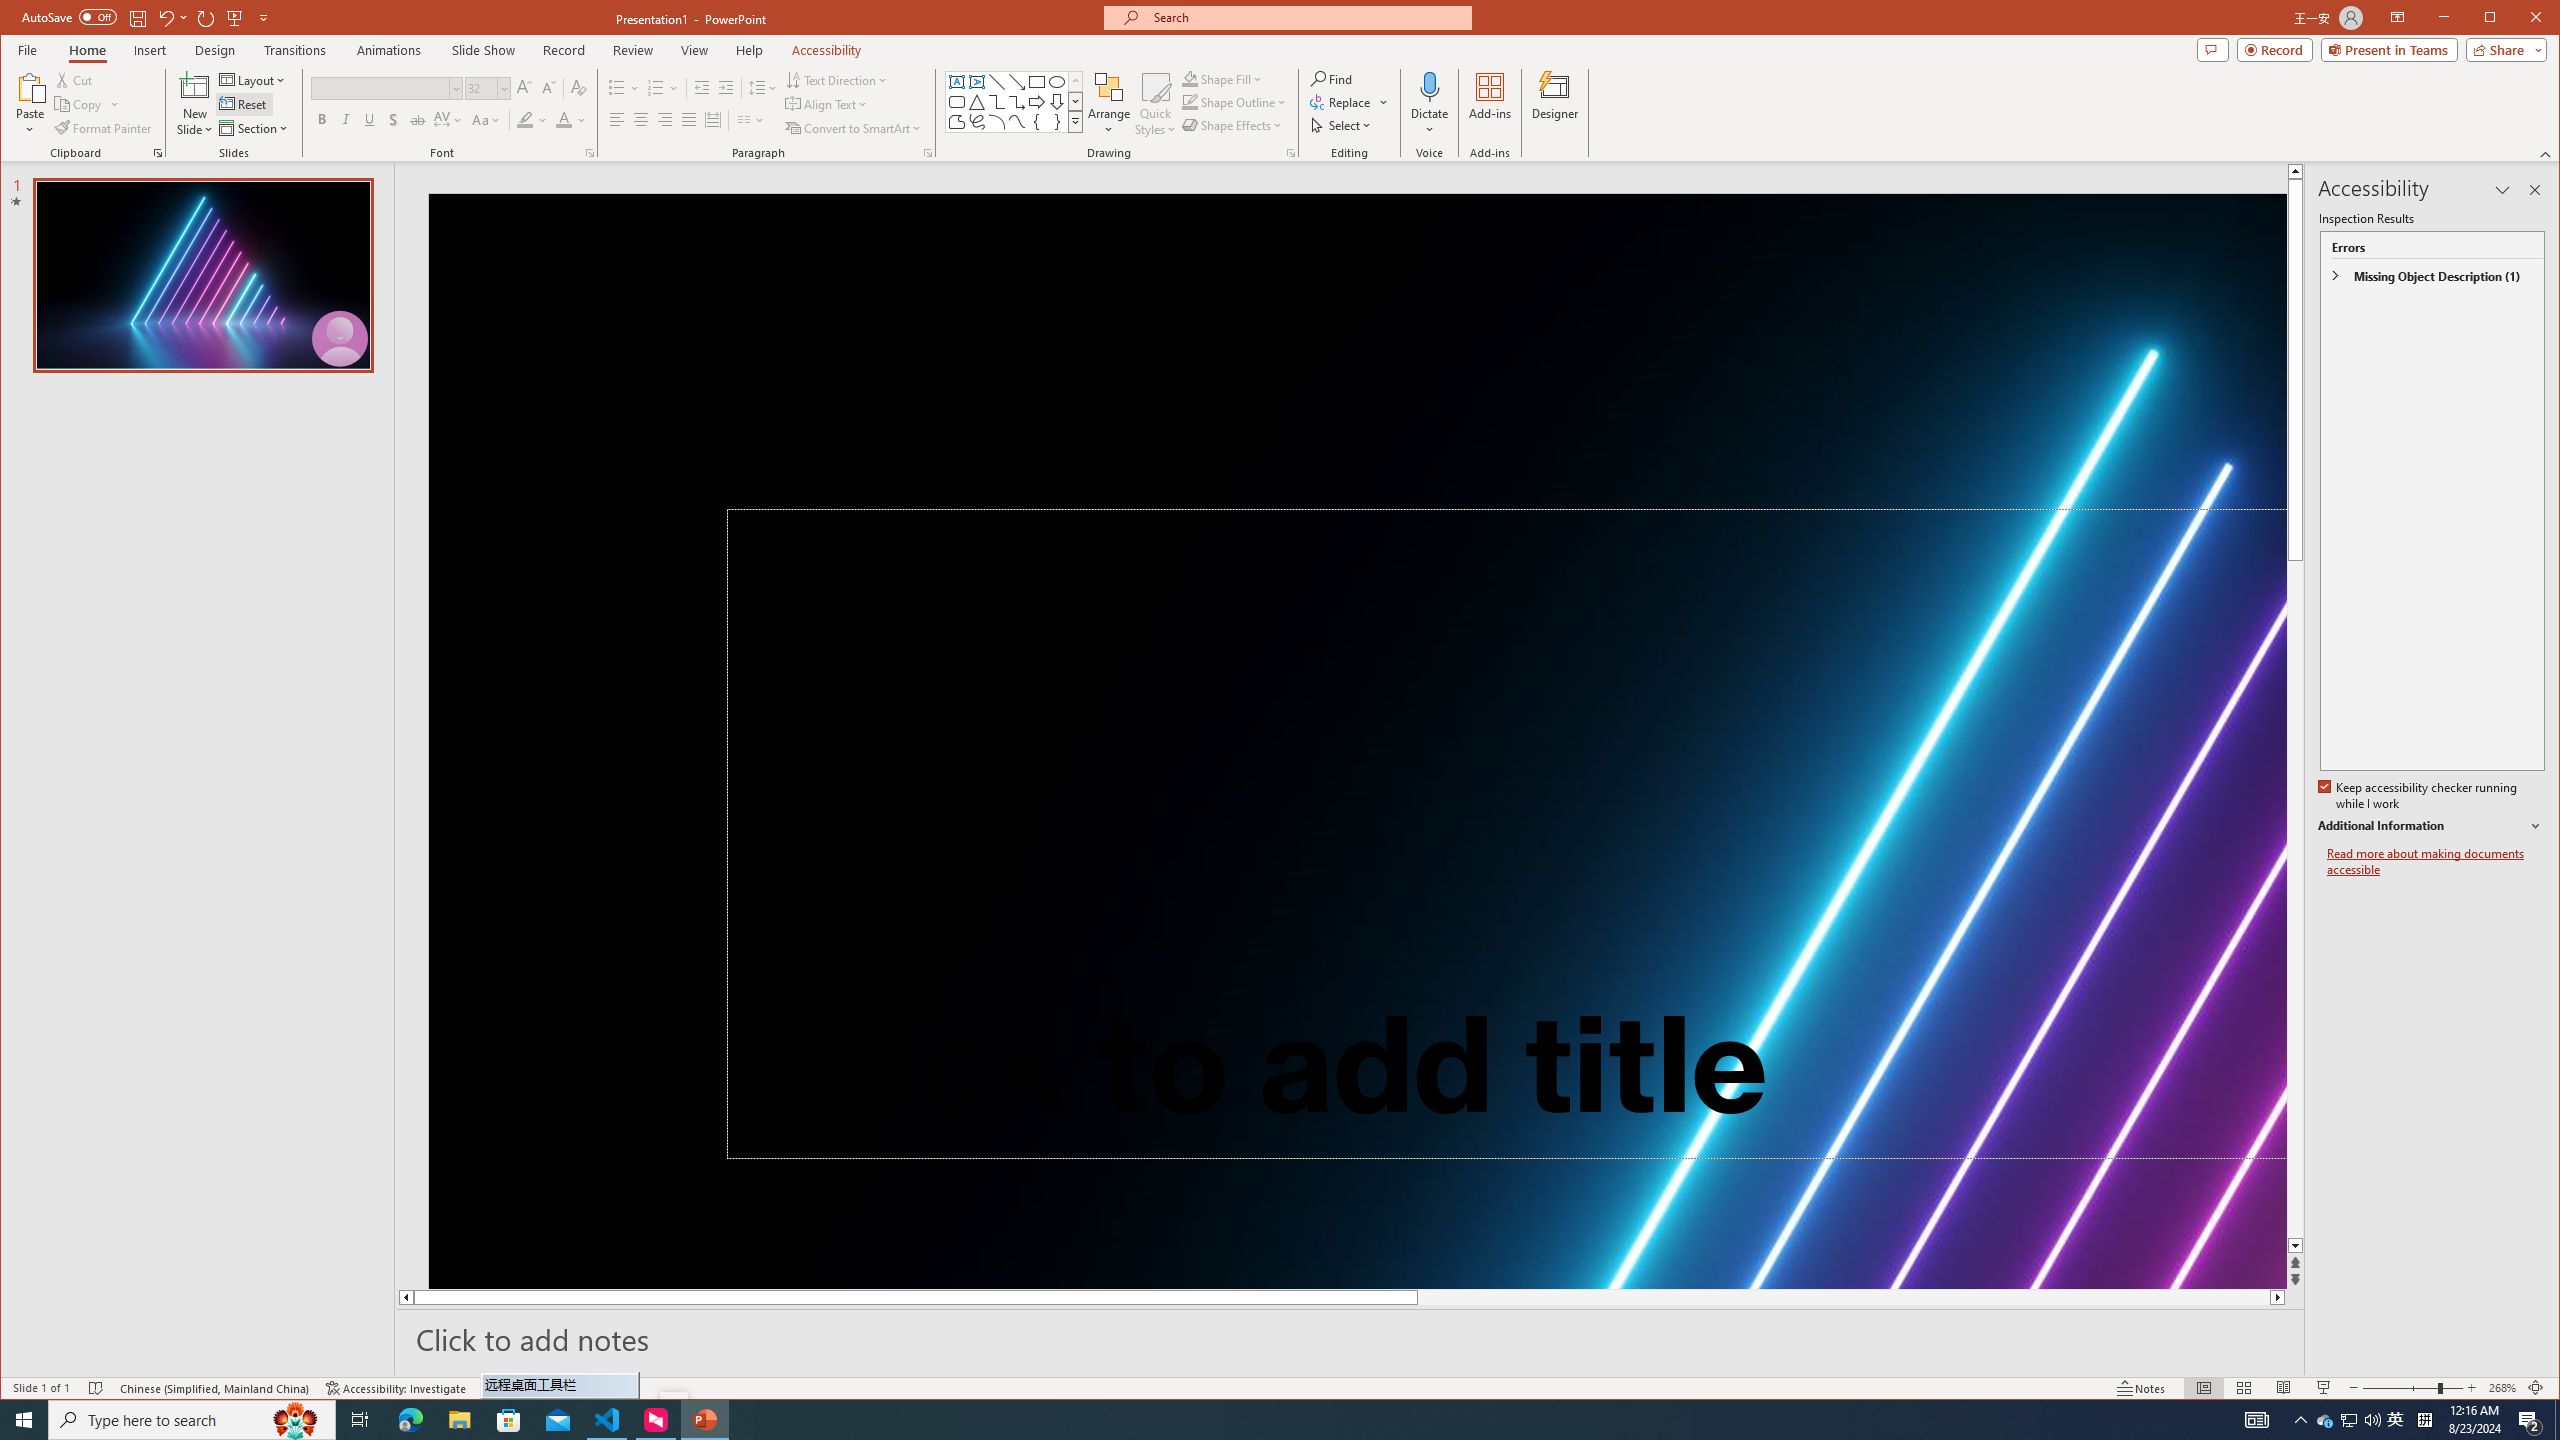 This screenshot has height=1440, width=2560. Describe the element at coordinates (191, 1418) in the screenshot. I see `'Type here to search'` at that location.